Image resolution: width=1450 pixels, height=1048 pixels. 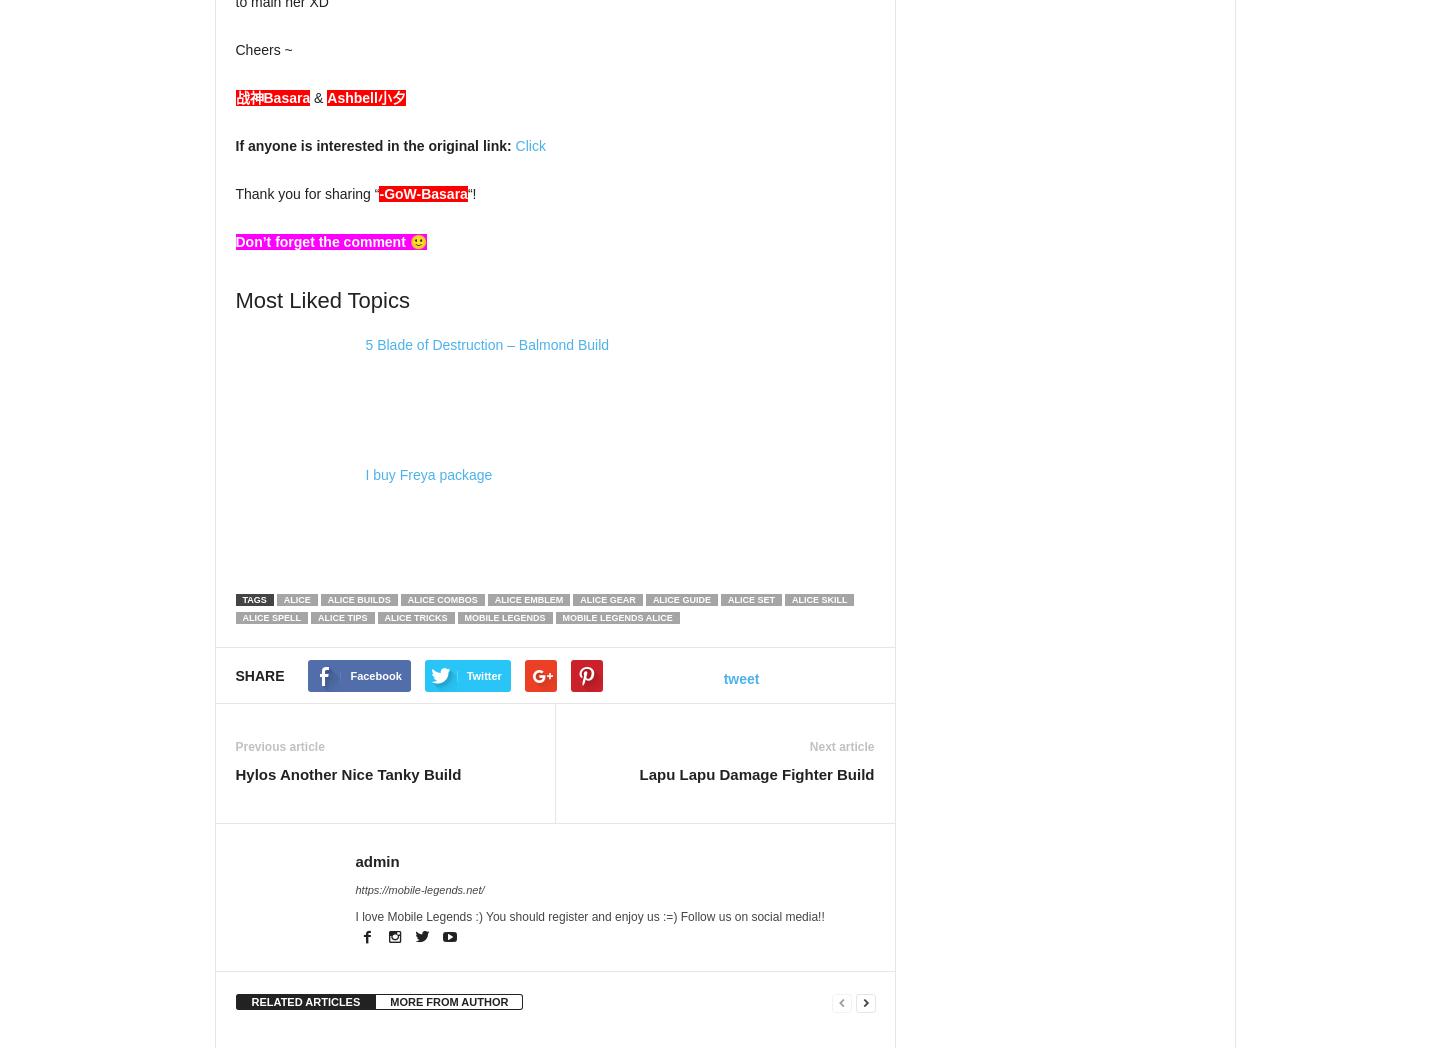 I want to click on 'Lapu Lapu Damage Fighter Build', so click(x=751, y=773).